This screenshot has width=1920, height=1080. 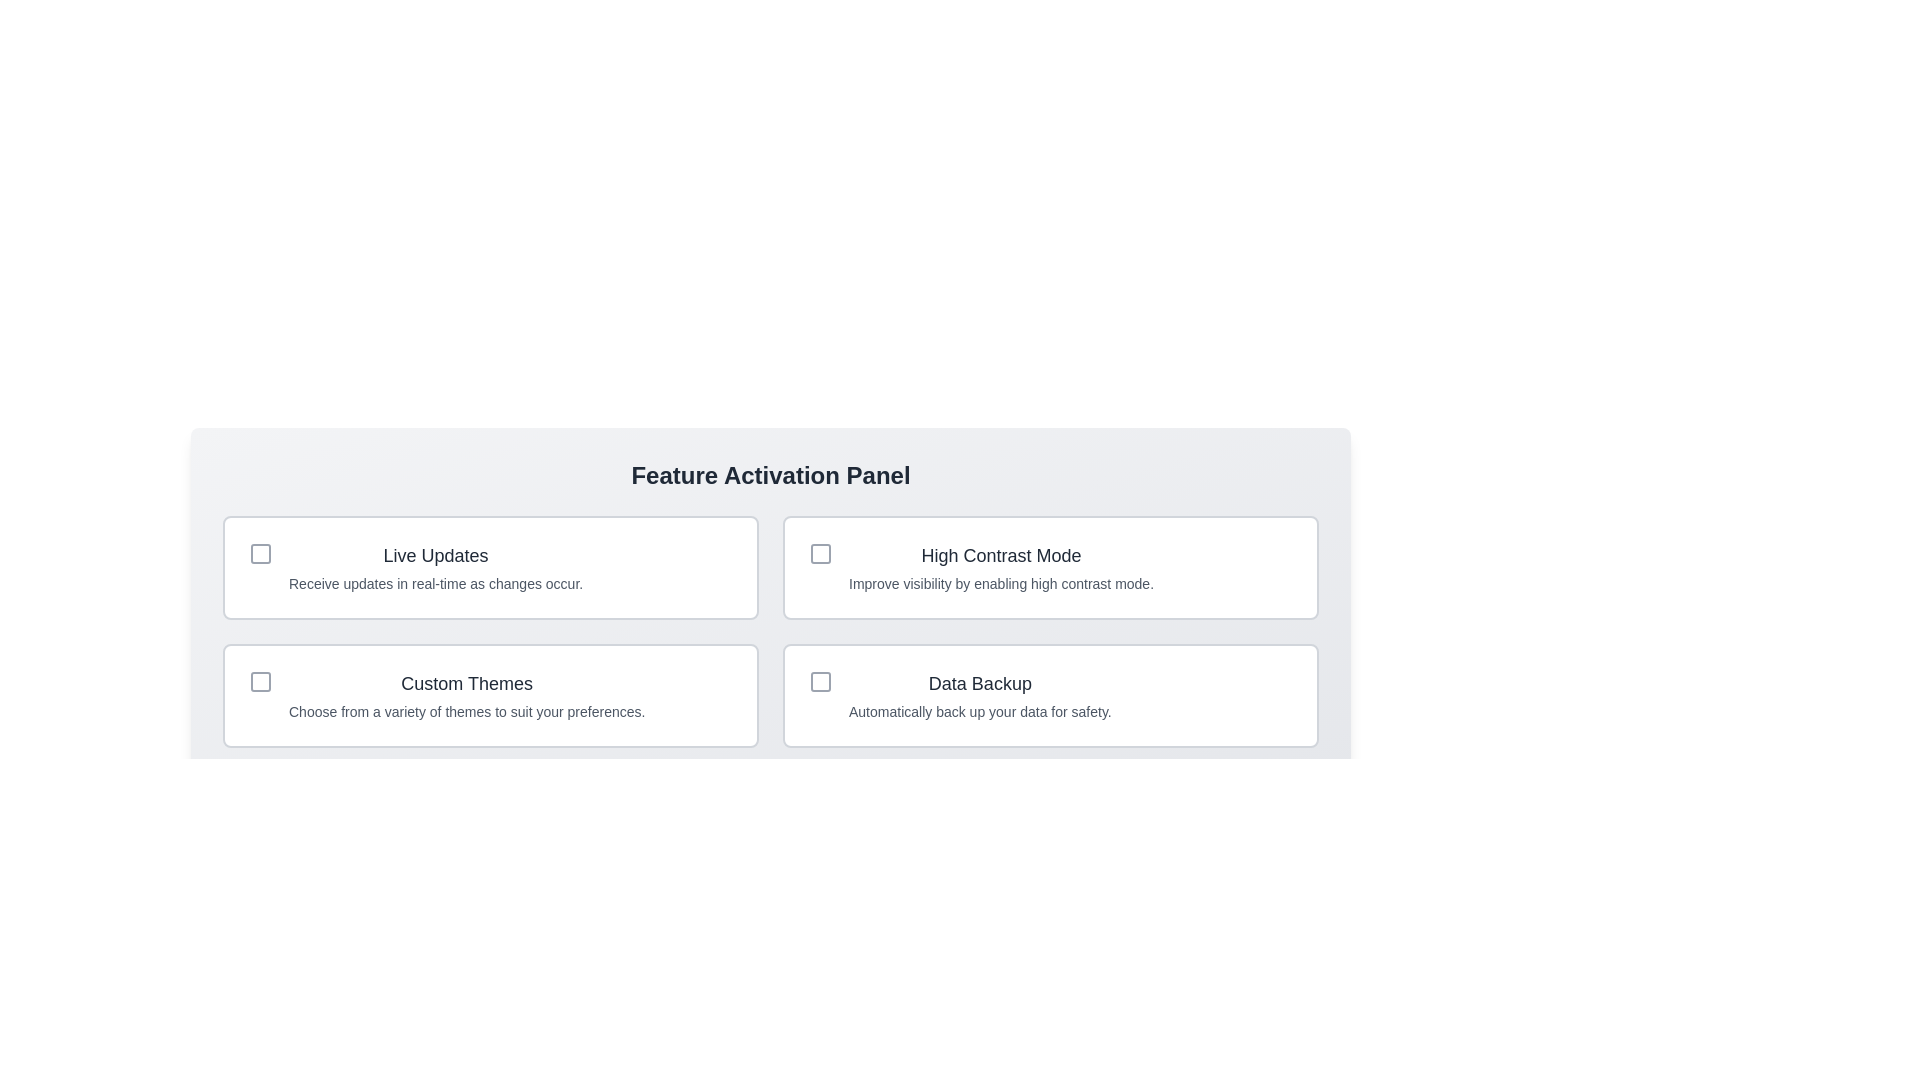 What do you see at coordinates (435, 567) in the screenshot?
I see `the descriptive text block in the top-left quadrant of the 'Feature Activation Panel' section, which provides real-time updates as changes occur` at bounding box center [435, 567].